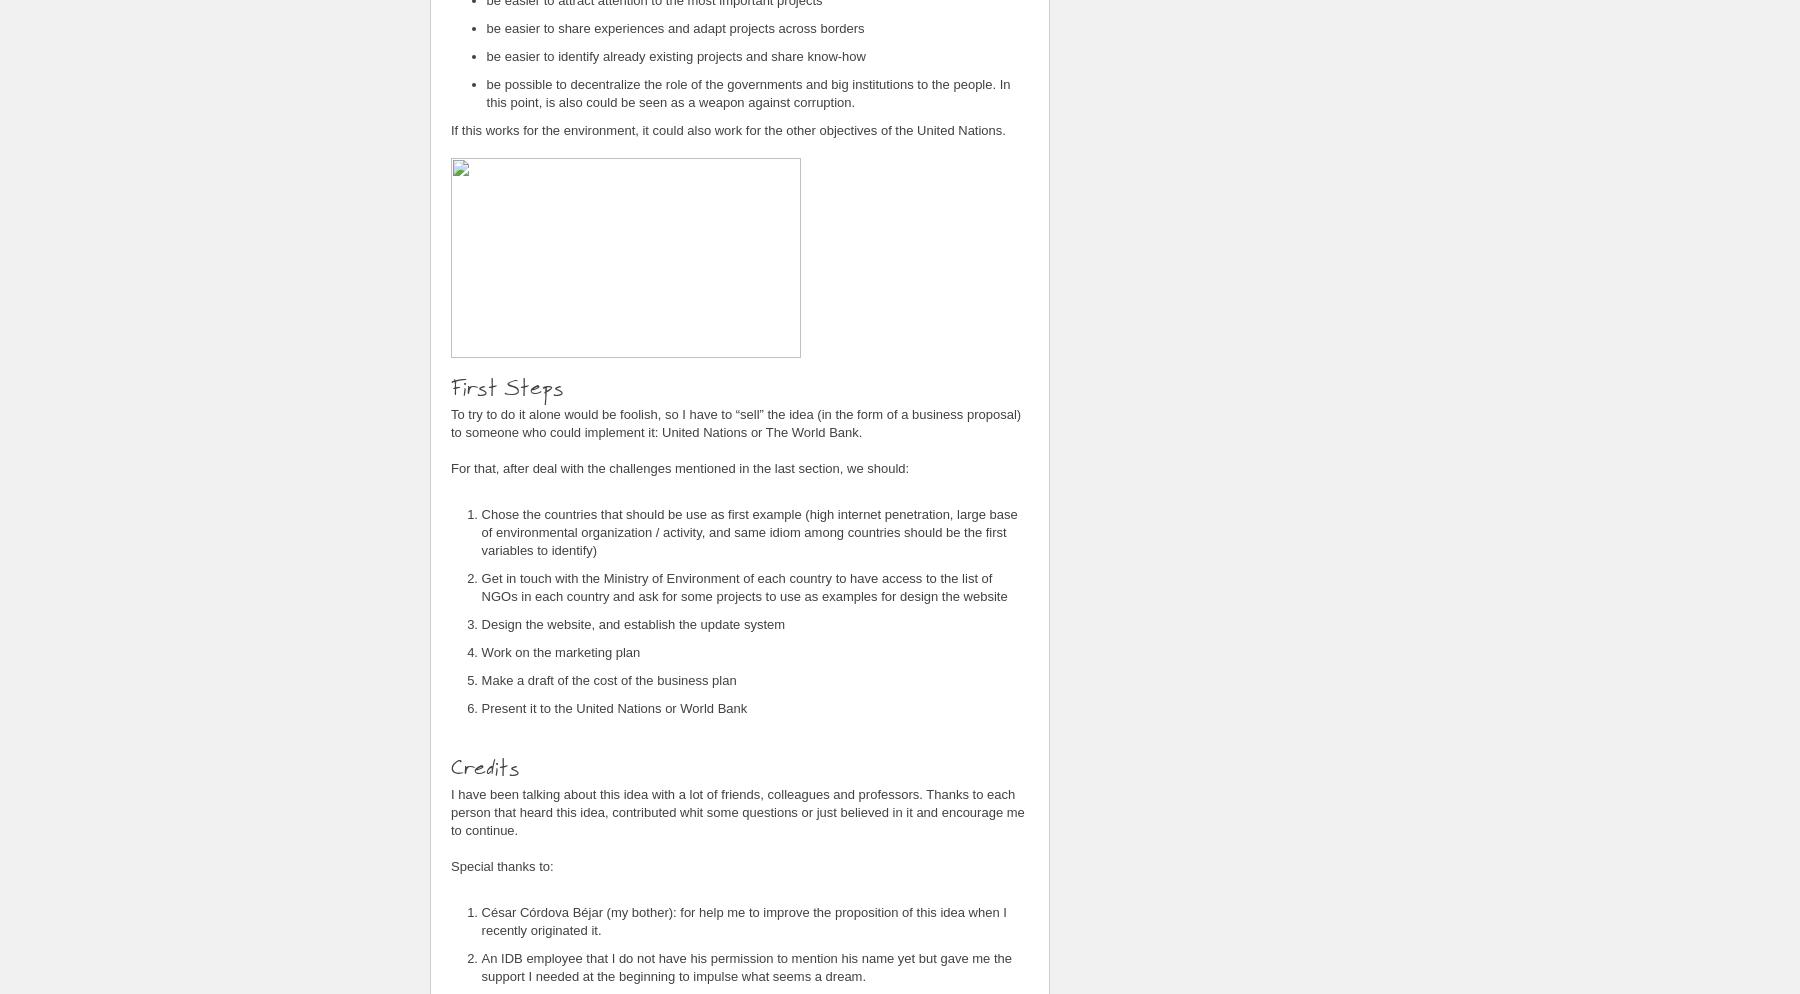  What do you see at coordinates (487, 764) in the screenshot?
I see `'Credits'` at bounding box center [487, 764].